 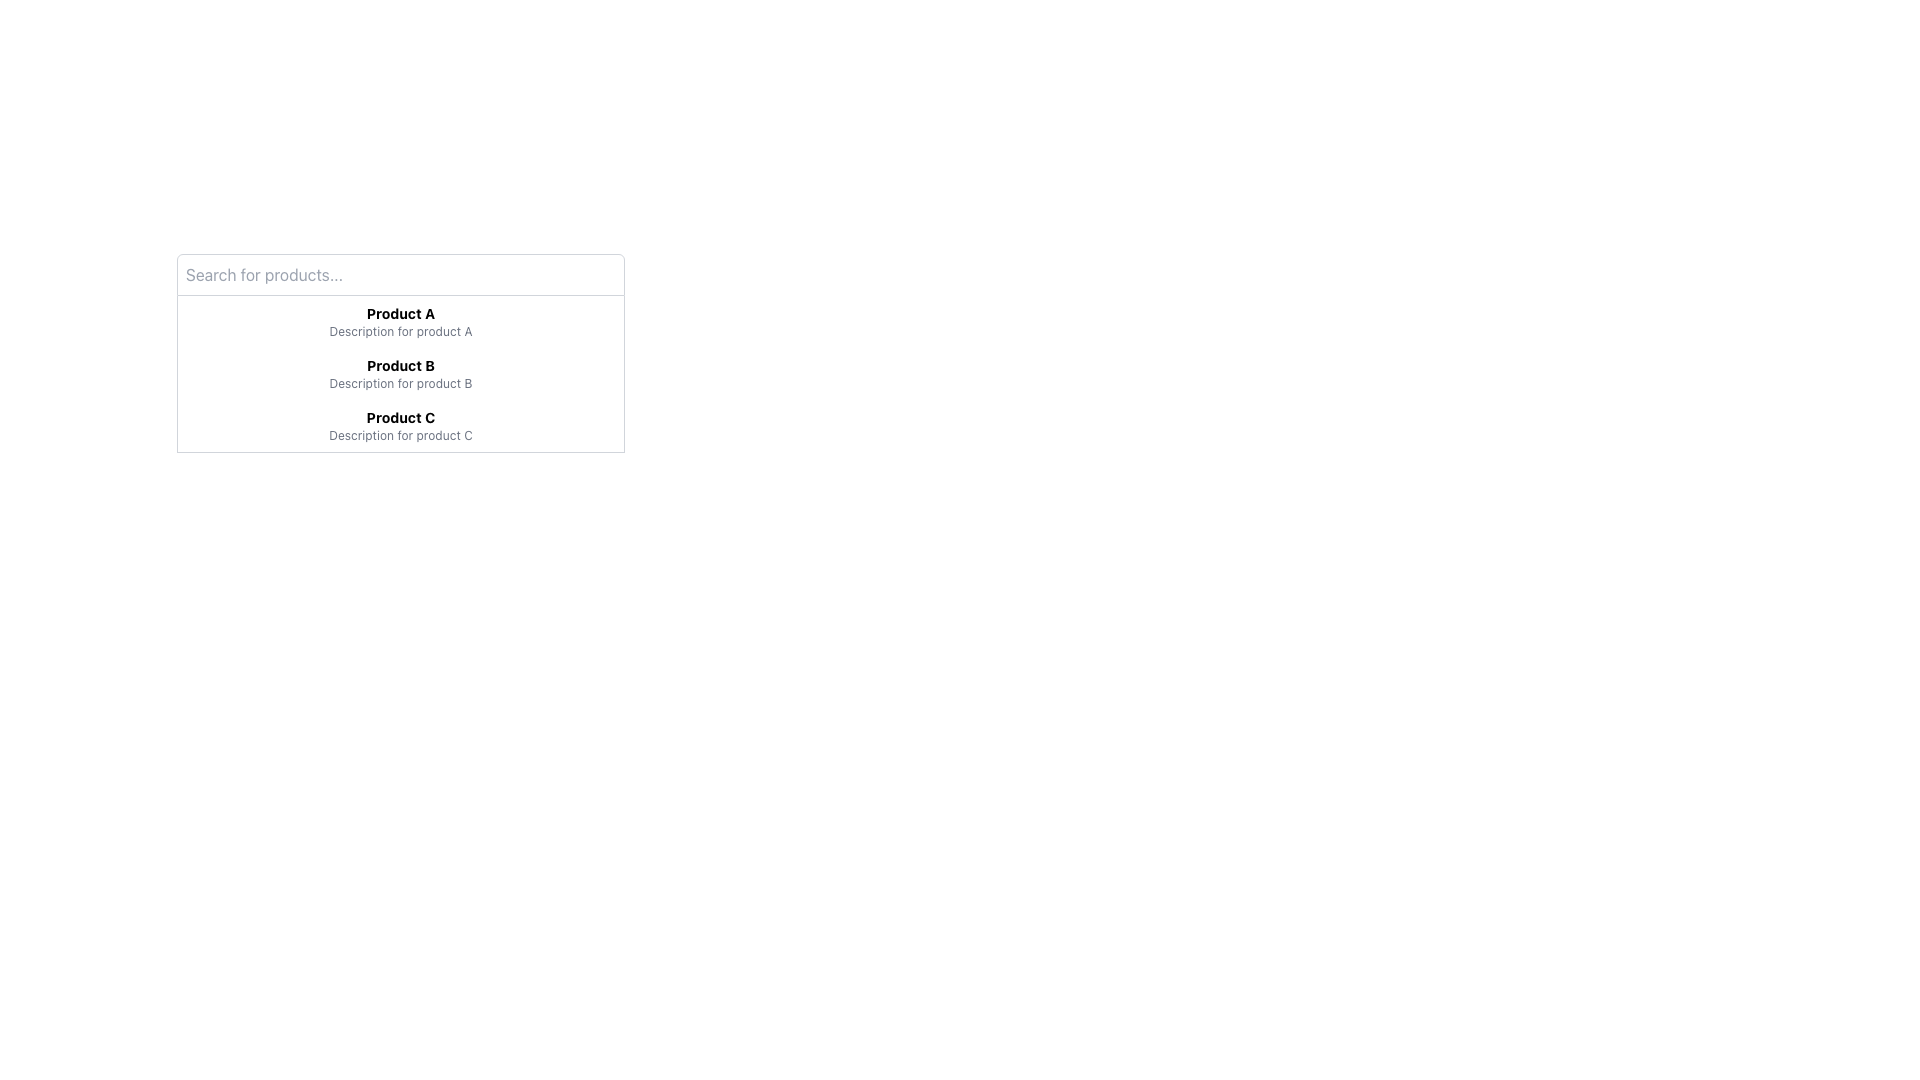 I want to click on the product name text label, which is the top item in the dropdown list under the search bar, so click(x=400, y=313).